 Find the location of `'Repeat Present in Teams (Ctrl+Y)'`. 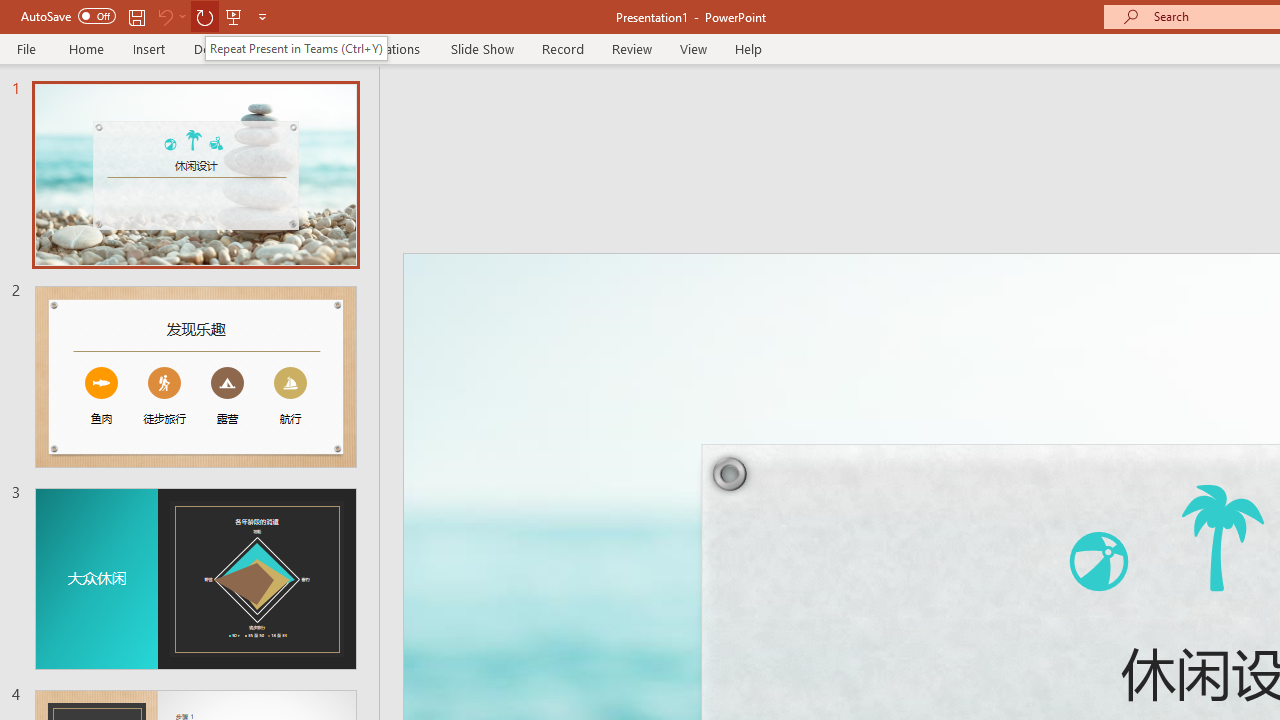

'Repeat Present in Teams (Ctrl+Y)' is located at coordinates (295, 47).